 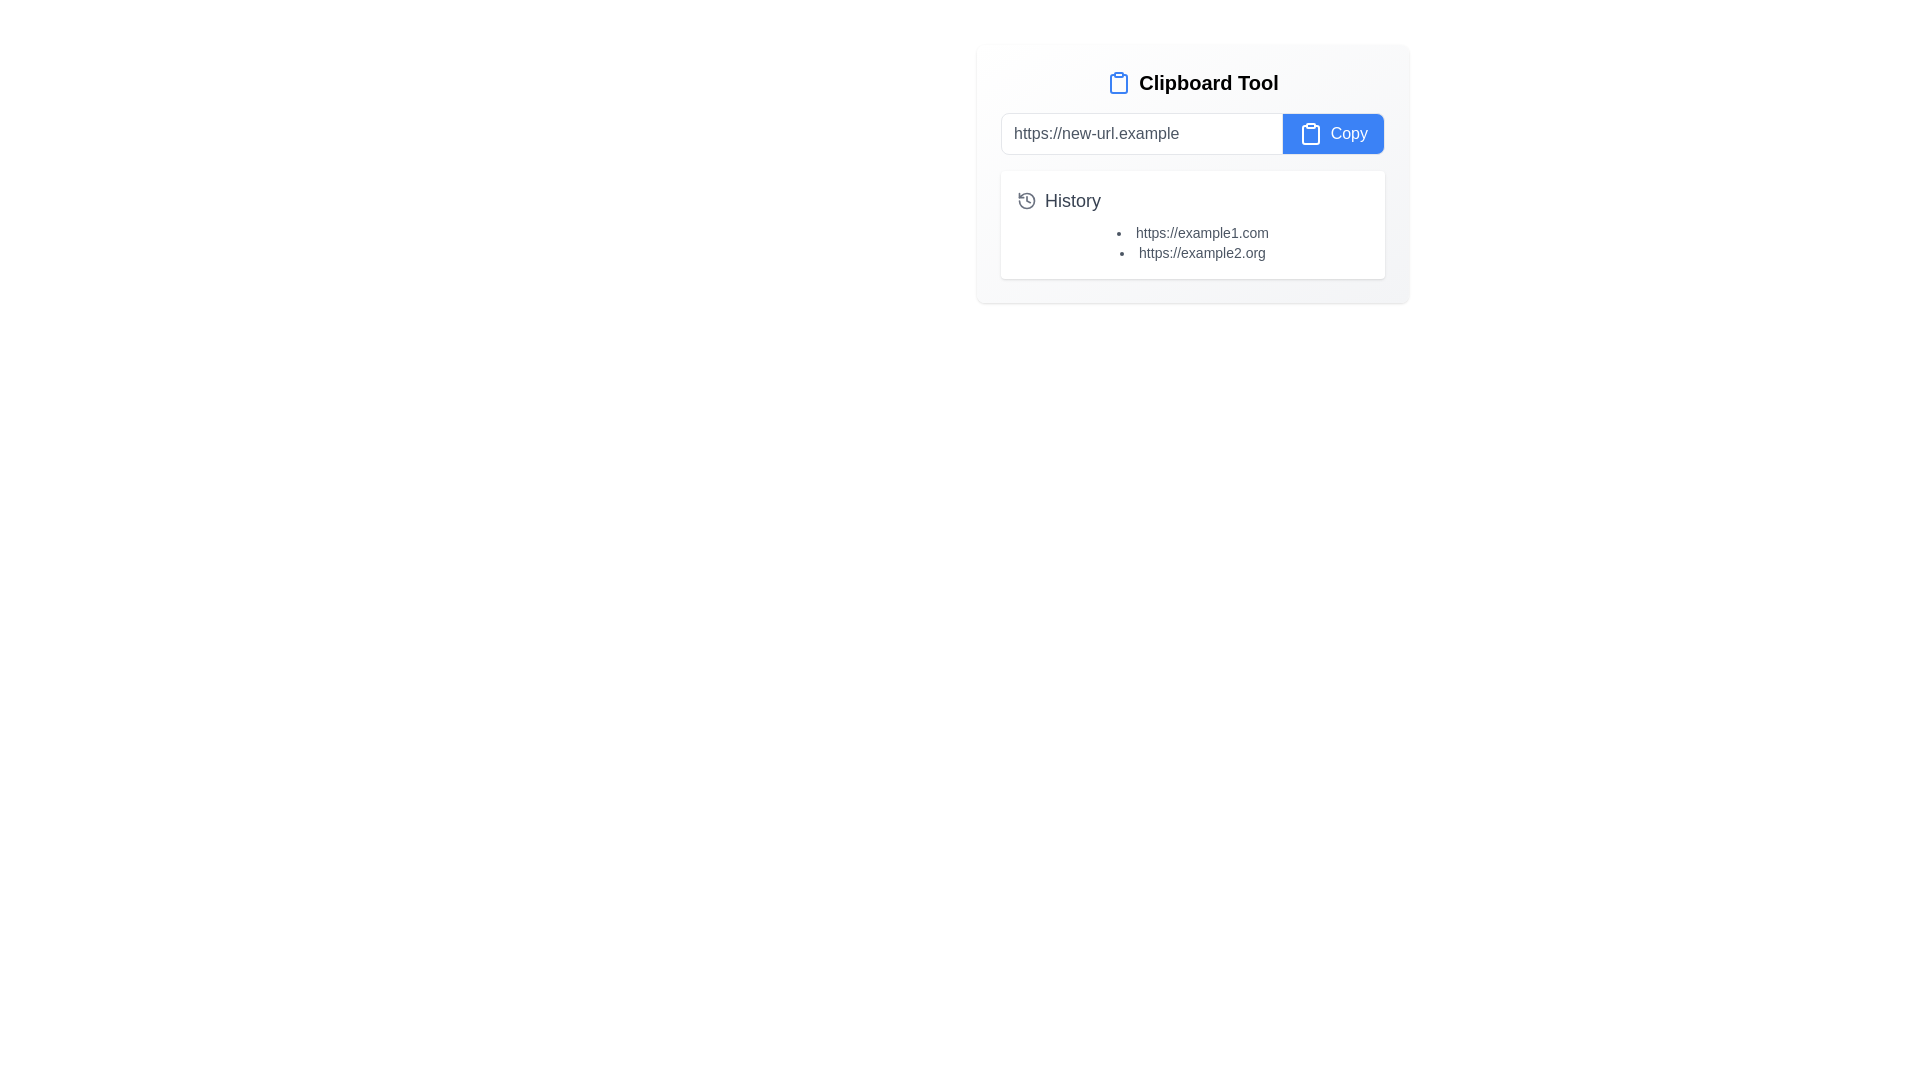 I want to click on the clipboard icon with a blue outline located to the left of the 'Clipboard Tool' text in the header section, so click(x=1118, y=82).